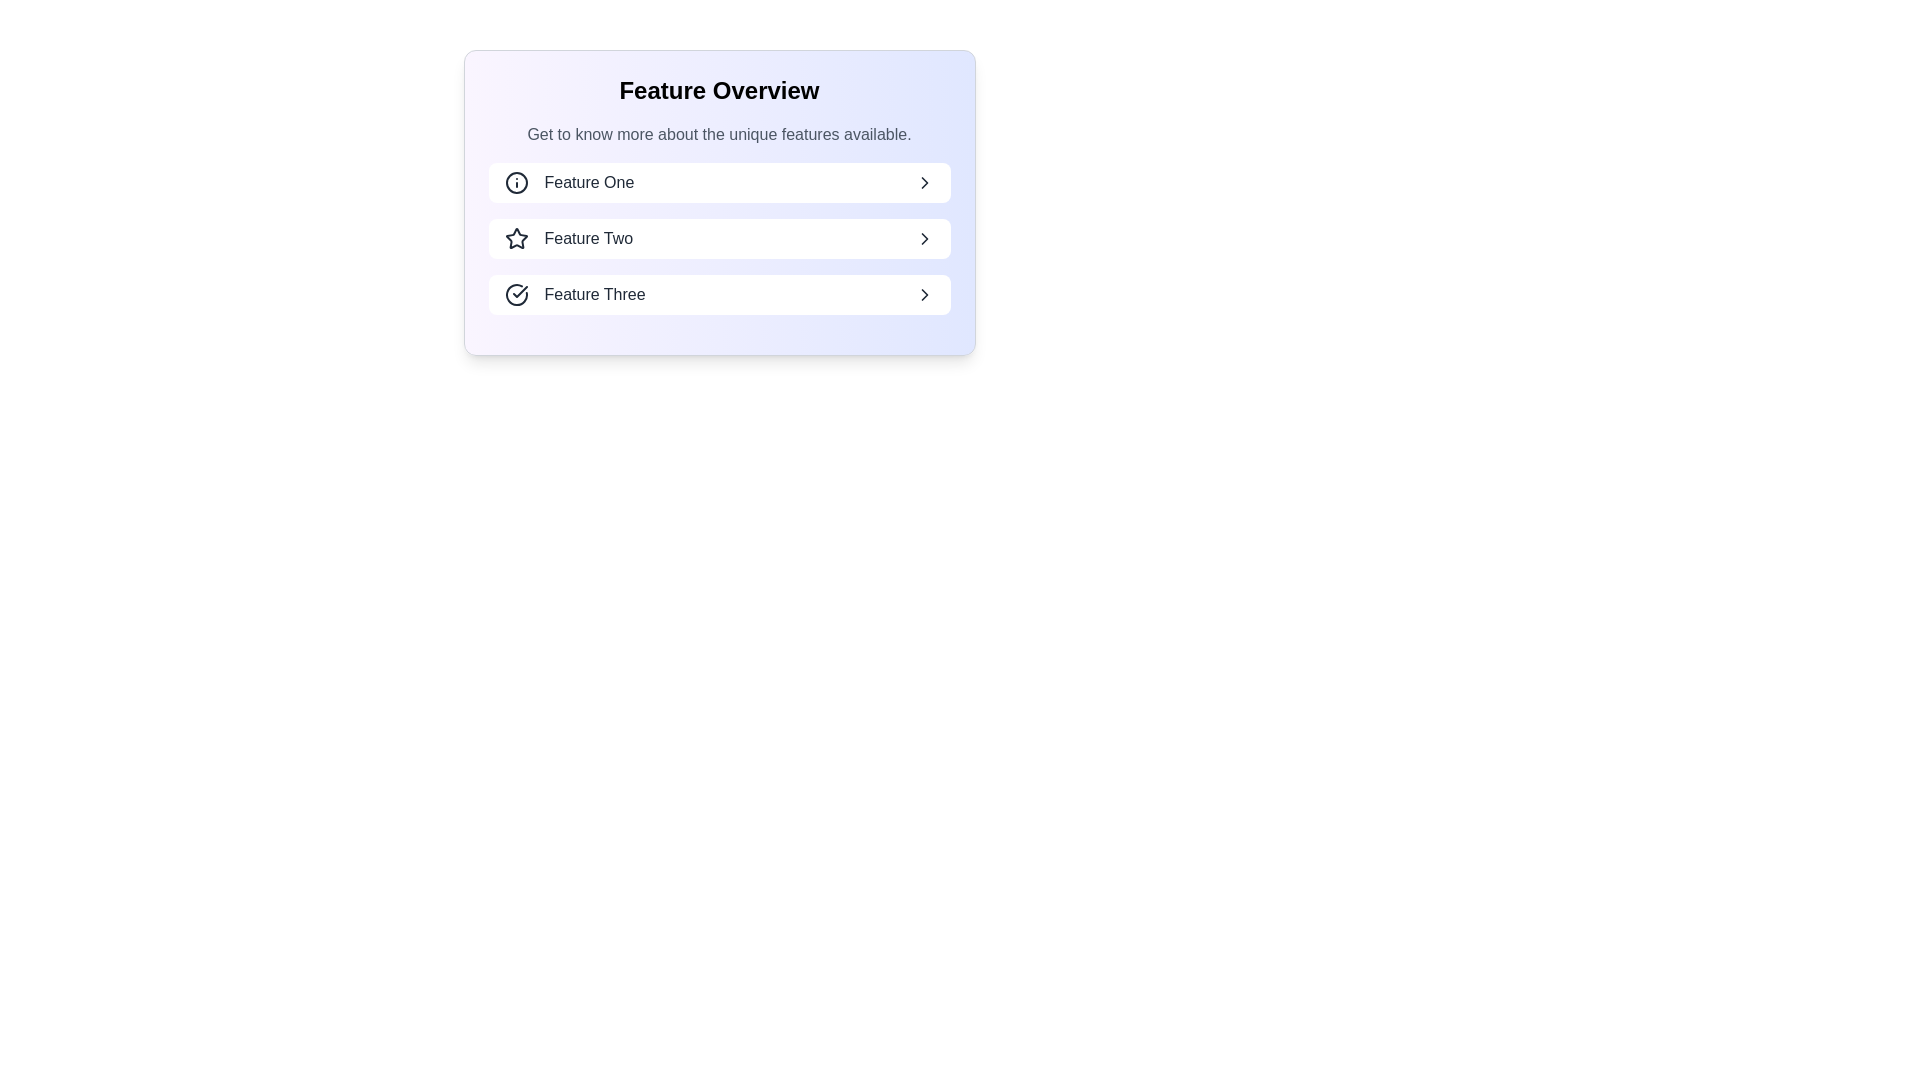 The height and width of the screenshot is (1080, 1920). What do you see at coordinates (567, 238) in the screenshot?
I see `on the list item labeled 'Feature Two' which has a star icon adjacent` at bounding box center [567, 238].